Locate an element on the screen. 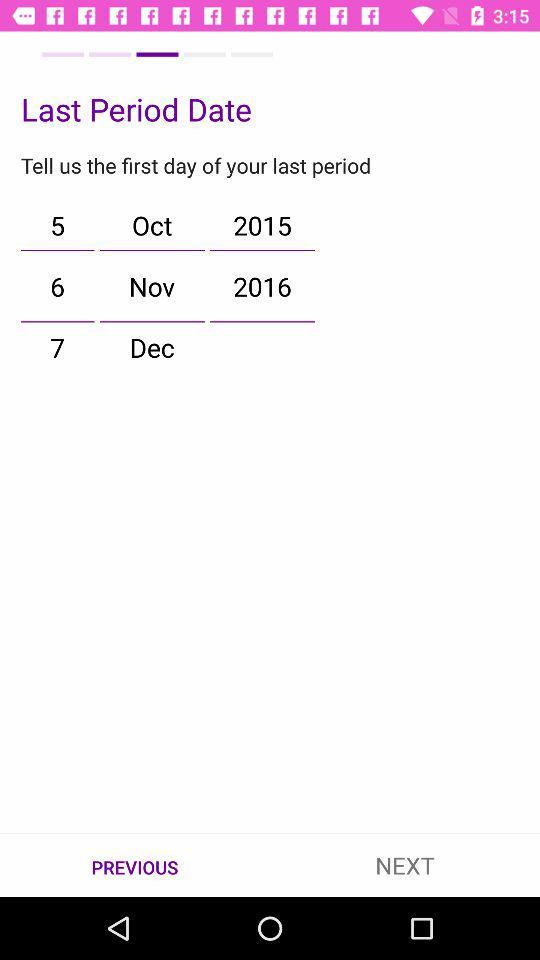 The width and height of the screenshot is (540, 960). next item is located at coordinates (405, 864).